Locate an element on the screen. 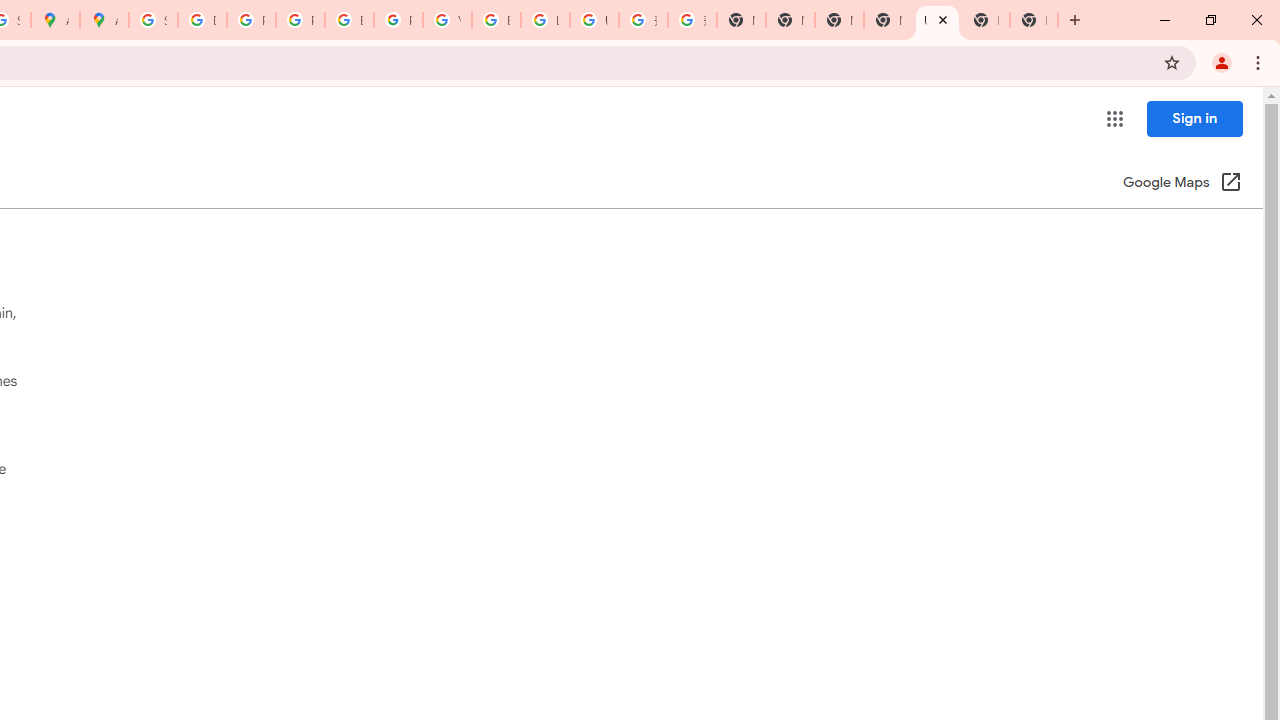 This screenshot has height=720, width=1280. 'New Tab' is located at coordinates (1034, 20).